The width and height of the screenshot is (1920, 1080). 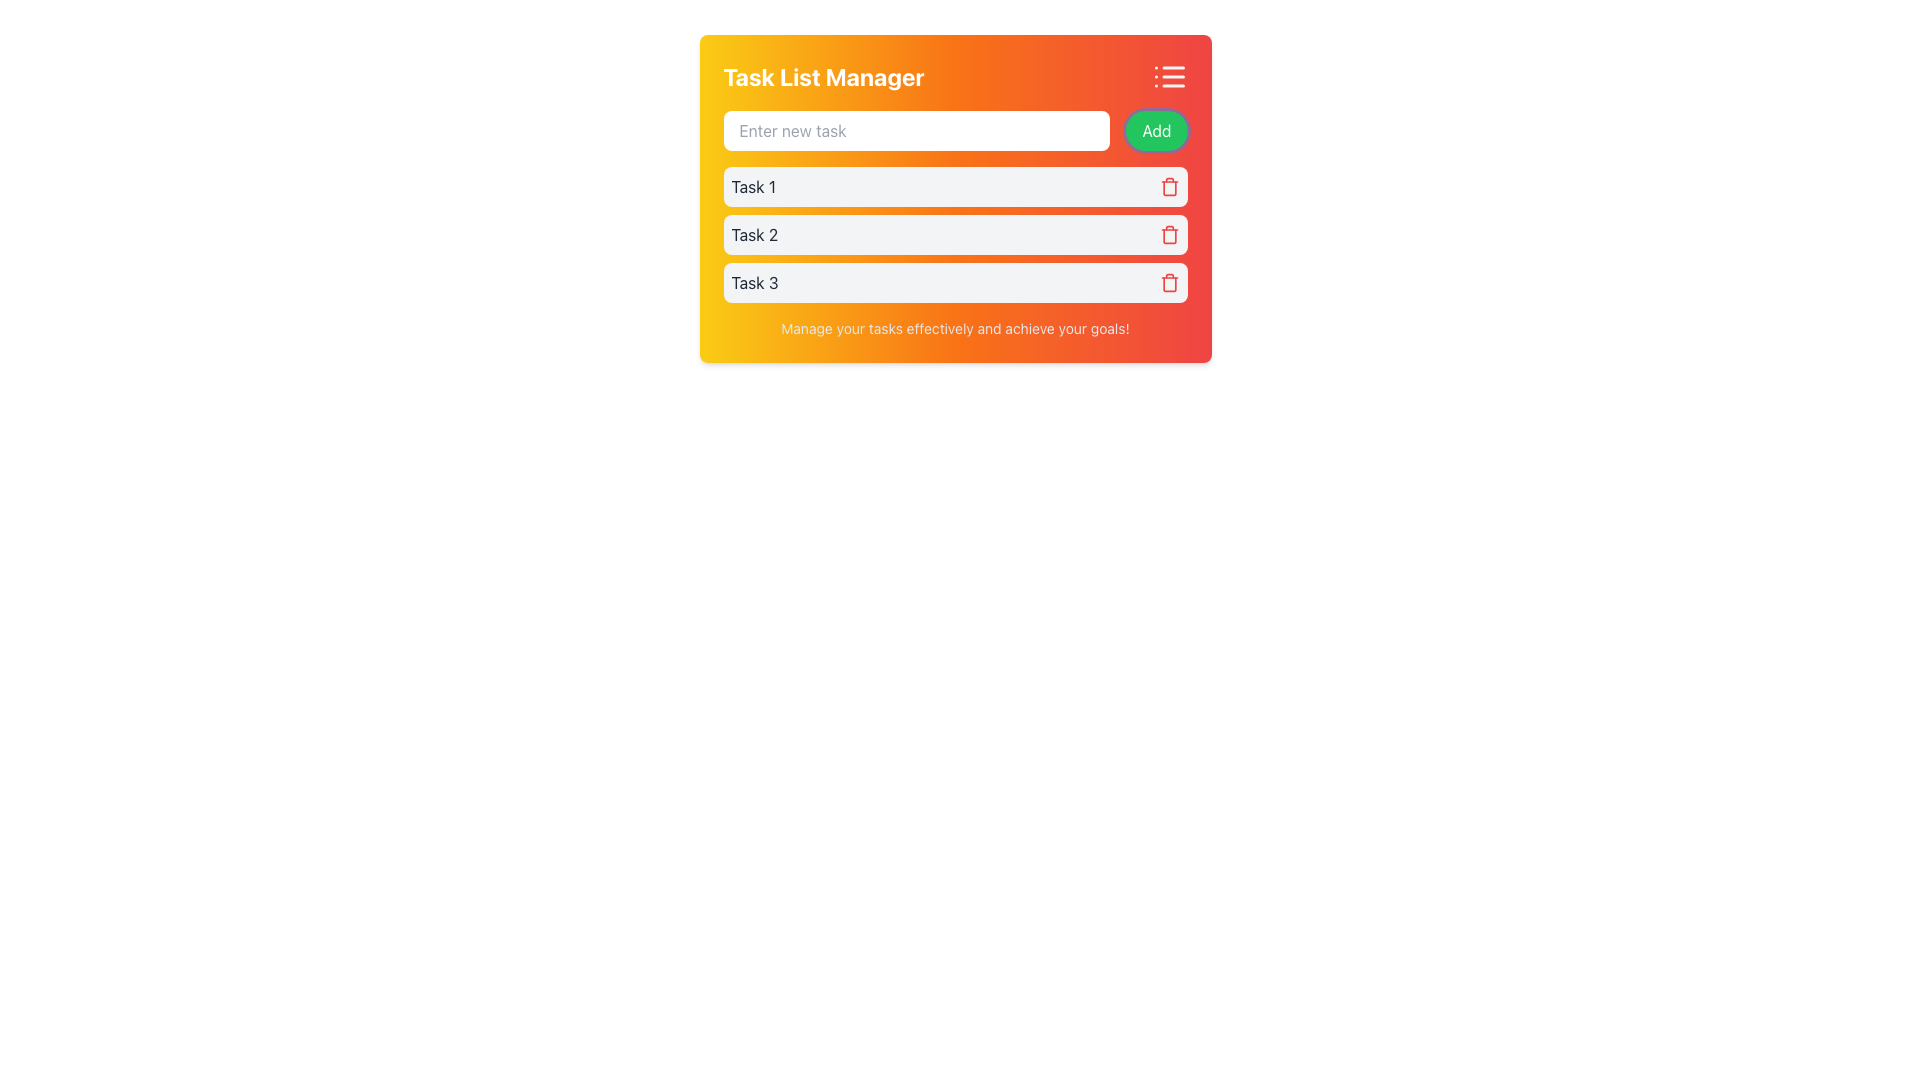 What do you see at coordinates (954, 327) in the screenshot?
I see `the Static Text Section located at the bottom of the task list manager, which provides instructional or motivational messages to users` at bounding box center [954, 327].